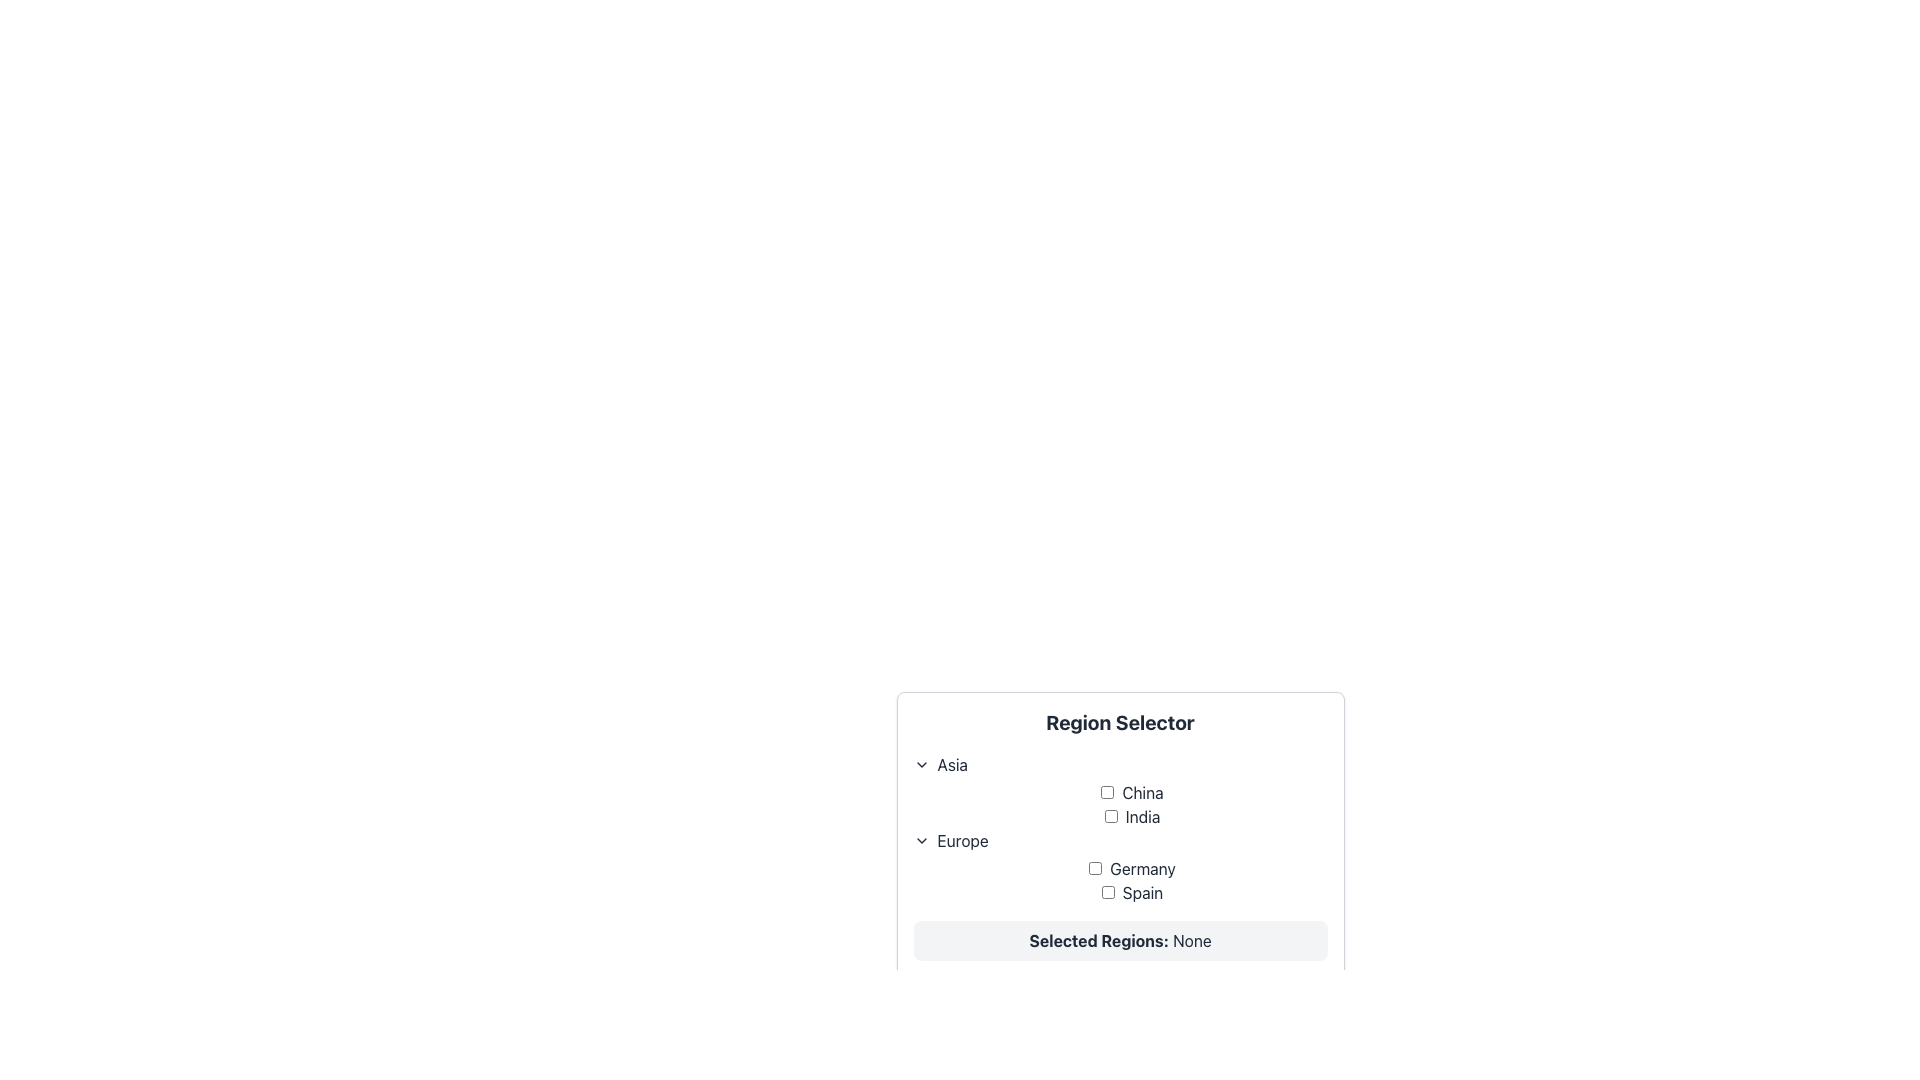 Image resolution: width=1920 pixels, height=1080 pixels. Describe the element at coordinates (1132, 792) in the screenshot. I see `the label 'China' next to the checkbox in the 'Asia' section of the 'Region Selector' interface` at that location.